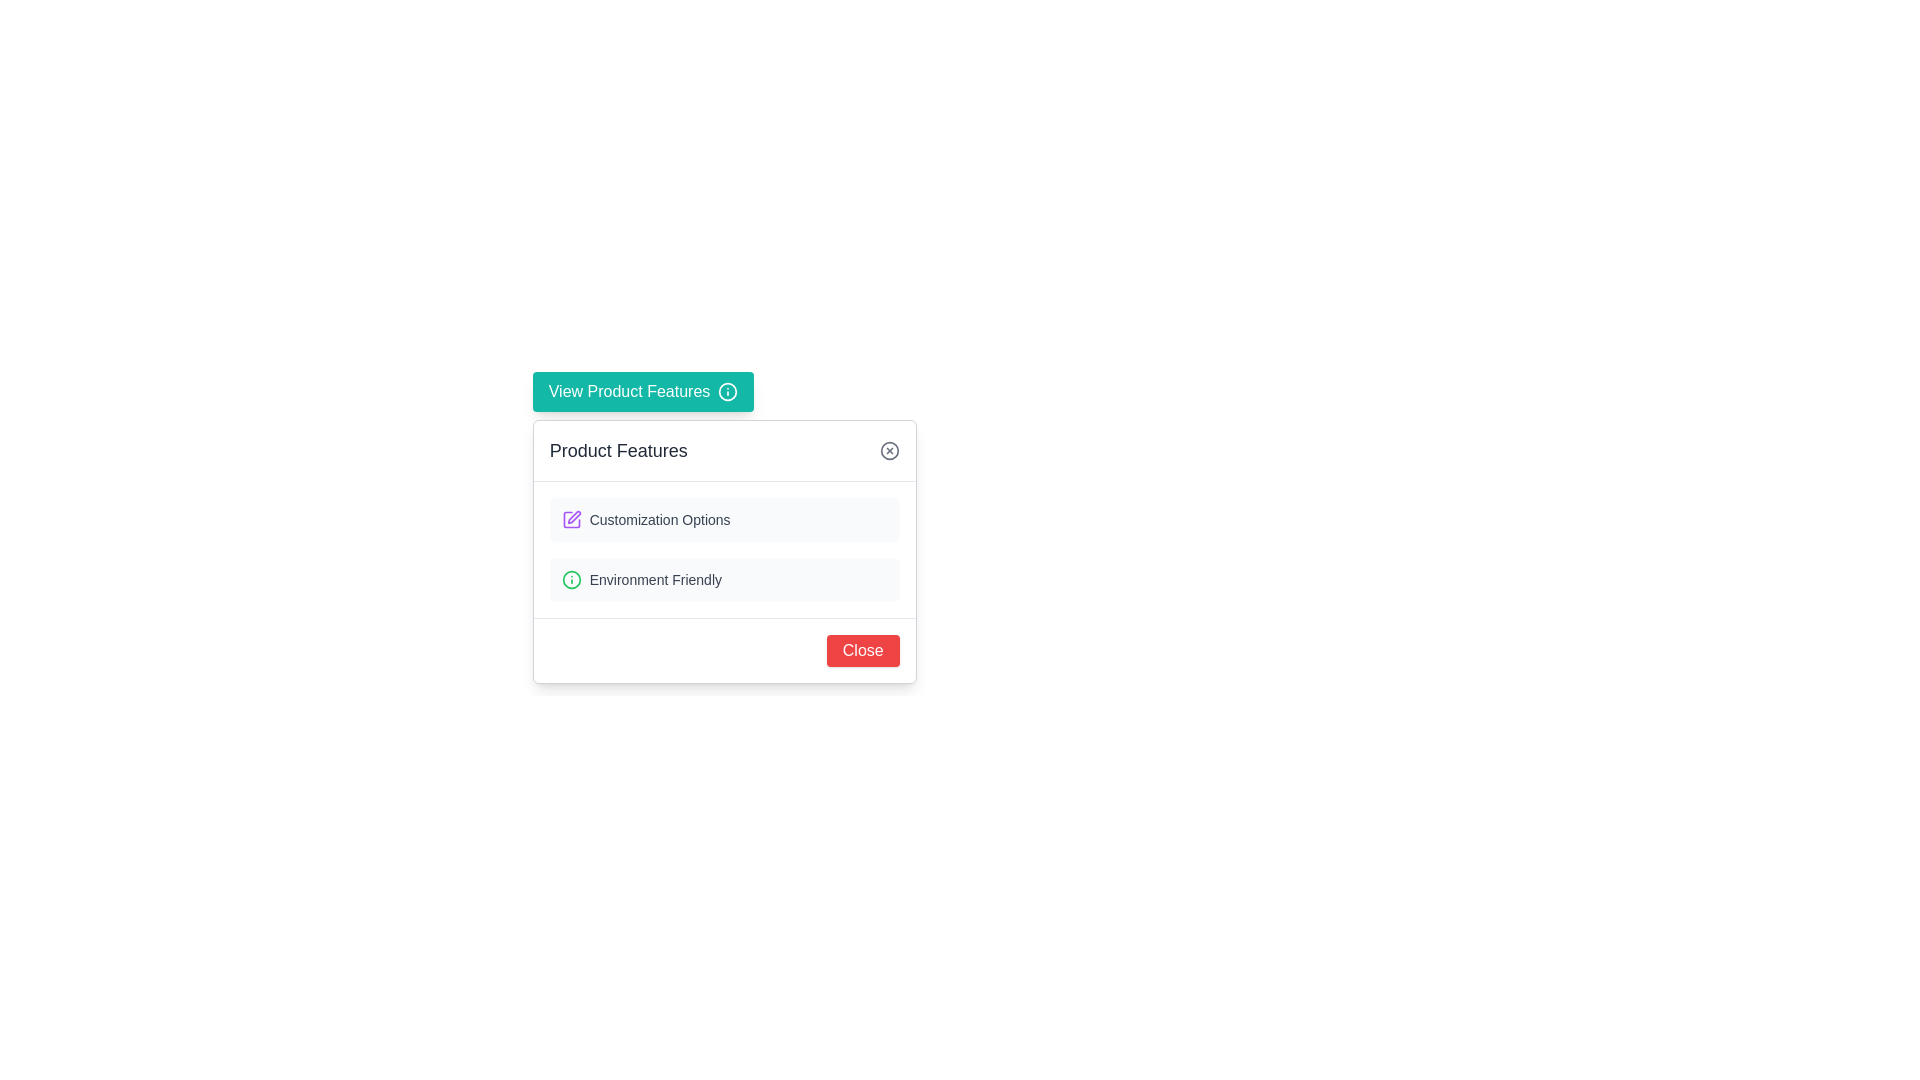 The width and height of the screenshot is (1920, 1080). Describe the element at coordinates (723, 551) in the screenshot. I see `the 'Customization Options' and 'Environment Friendly' items in the 'Product Features' modal panel` at that location.